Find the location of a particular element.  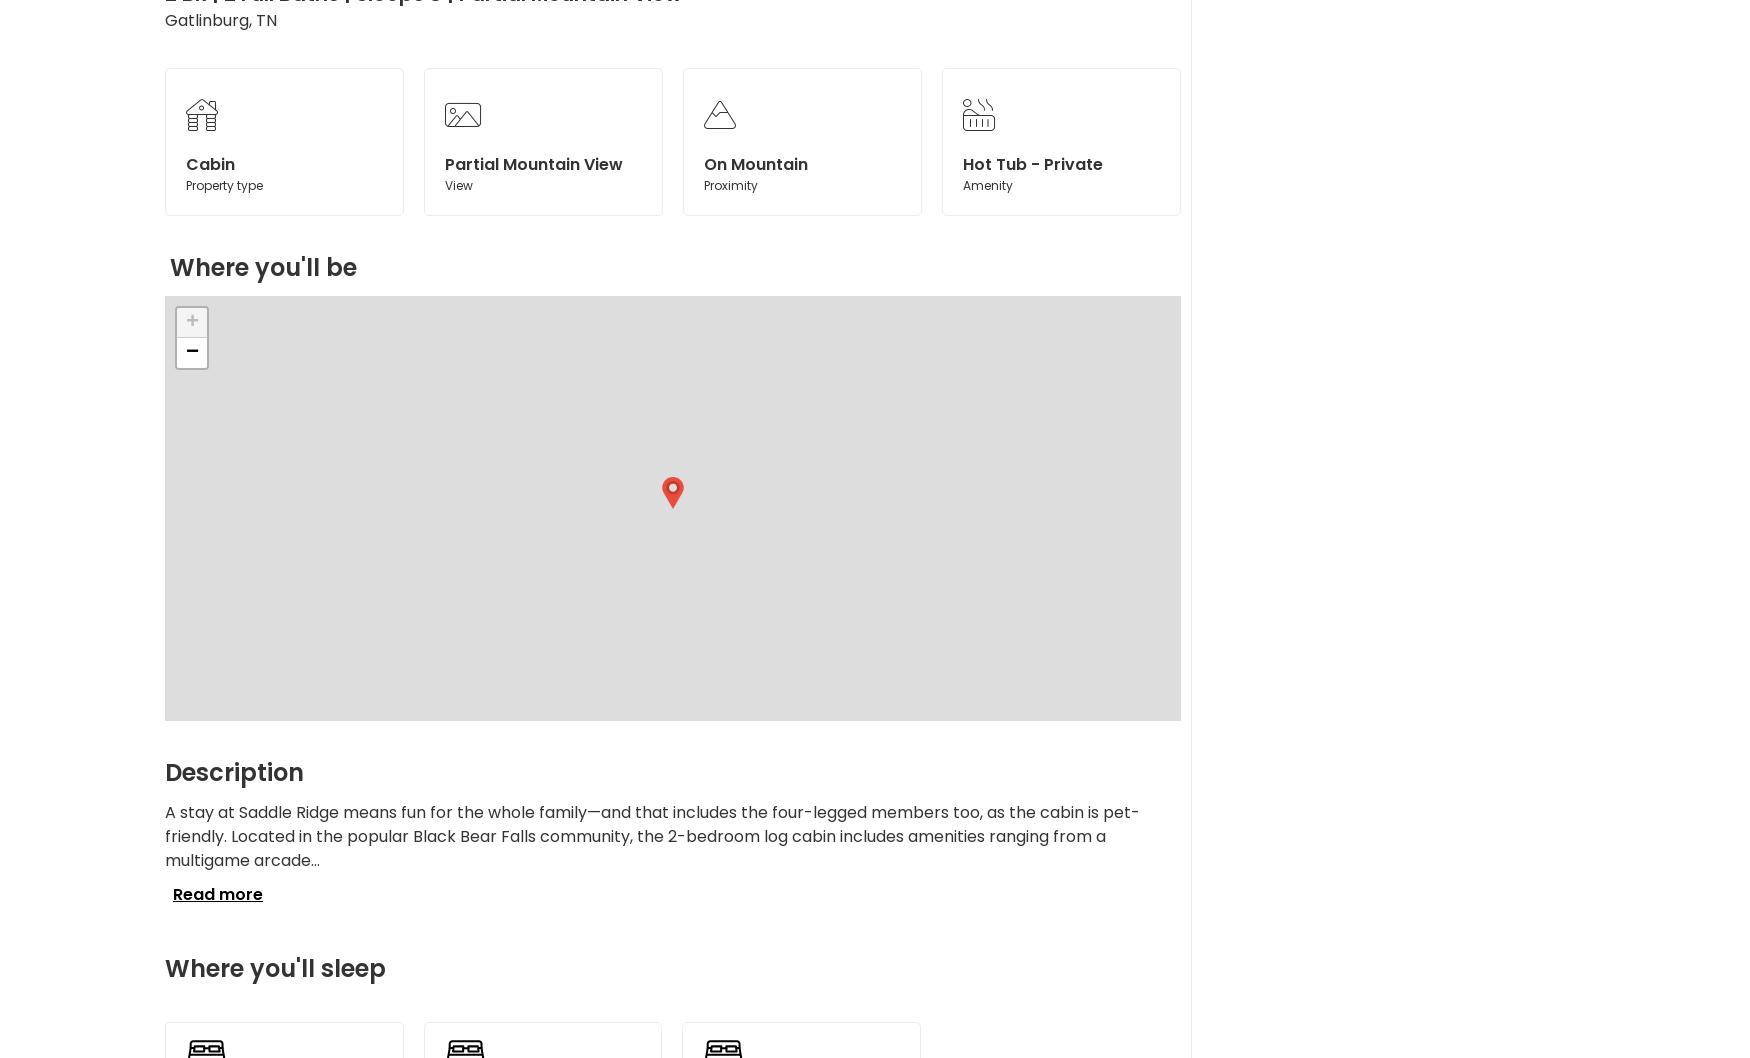

'$79.80' is located at coordinates (389, 398).